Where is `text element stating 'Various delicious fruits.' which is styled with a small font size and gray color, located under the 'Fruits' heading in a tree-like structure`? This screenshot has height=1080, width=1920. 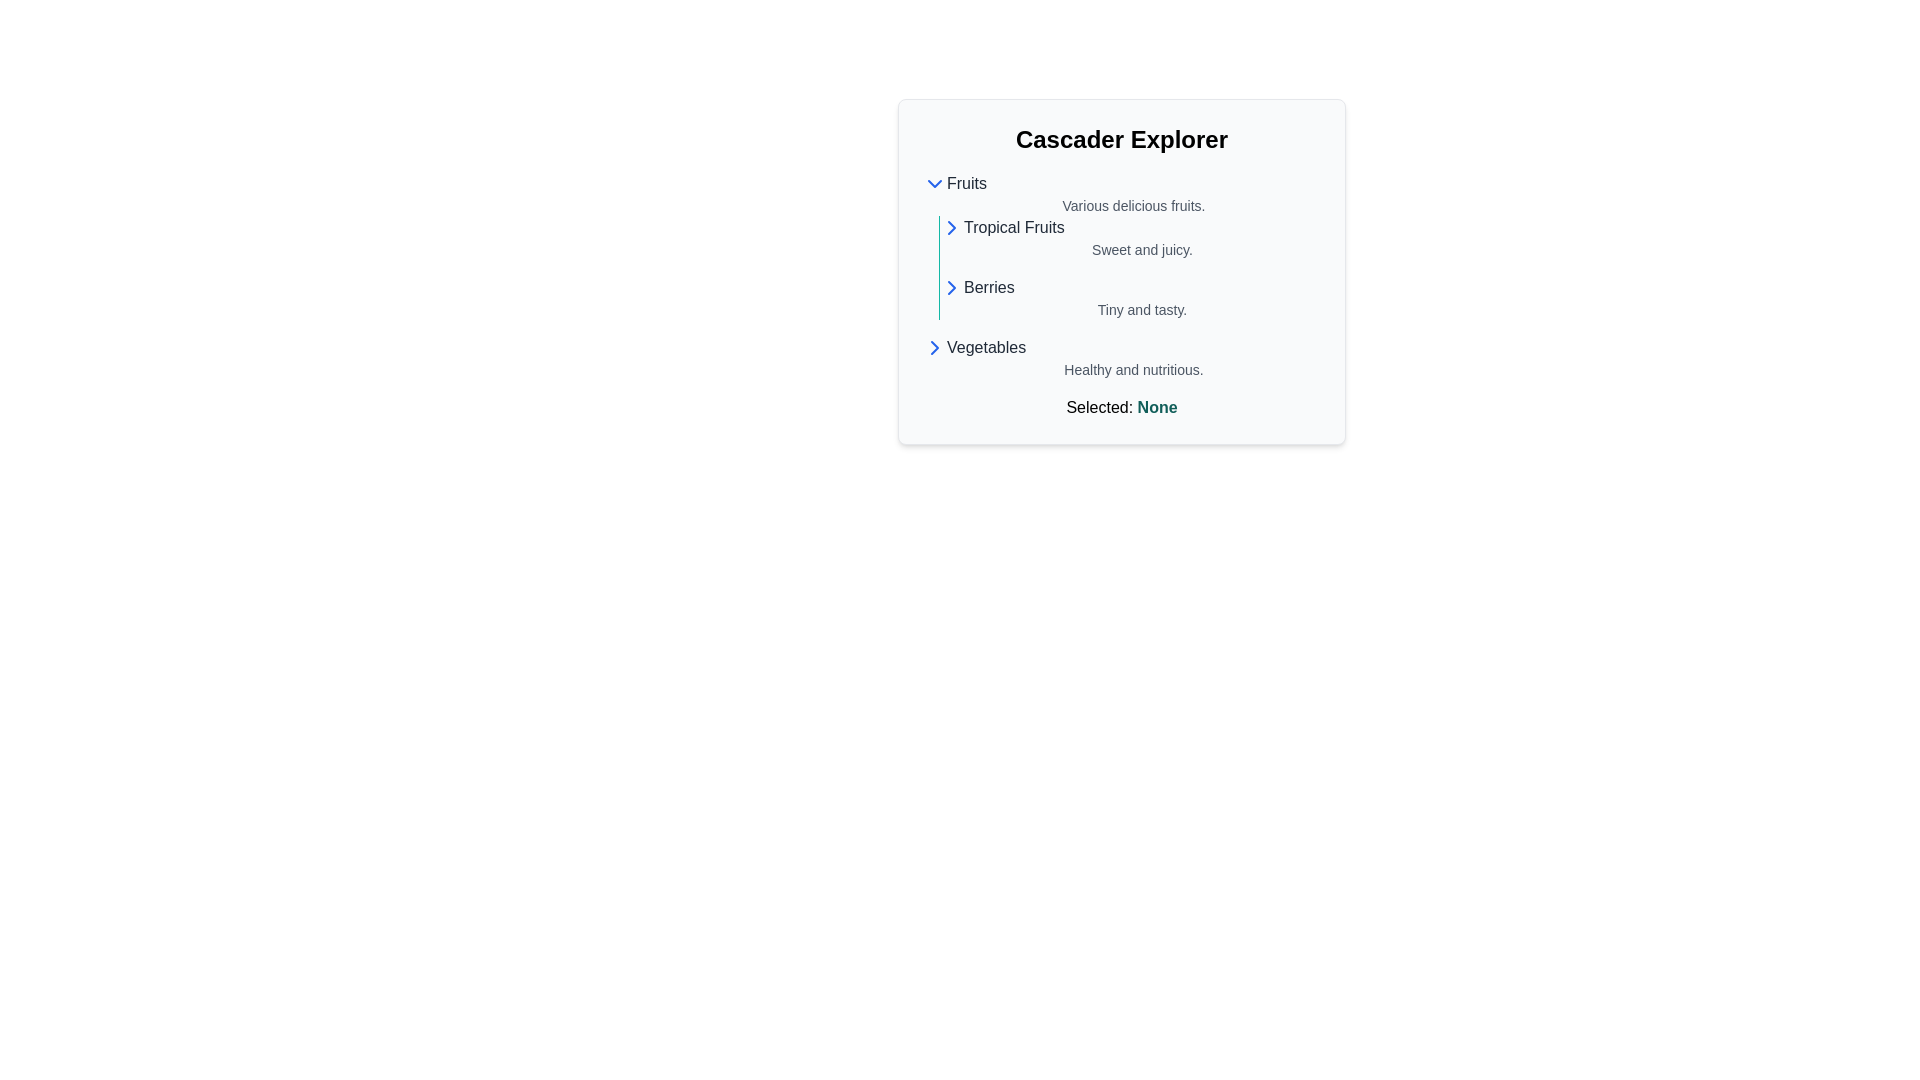
text element stating 'Various delicious fruits.' which is styled with a small font size and gray color, located under the 'Fruits' heading in a tree-like structure is located at coordinates (1133, 205).